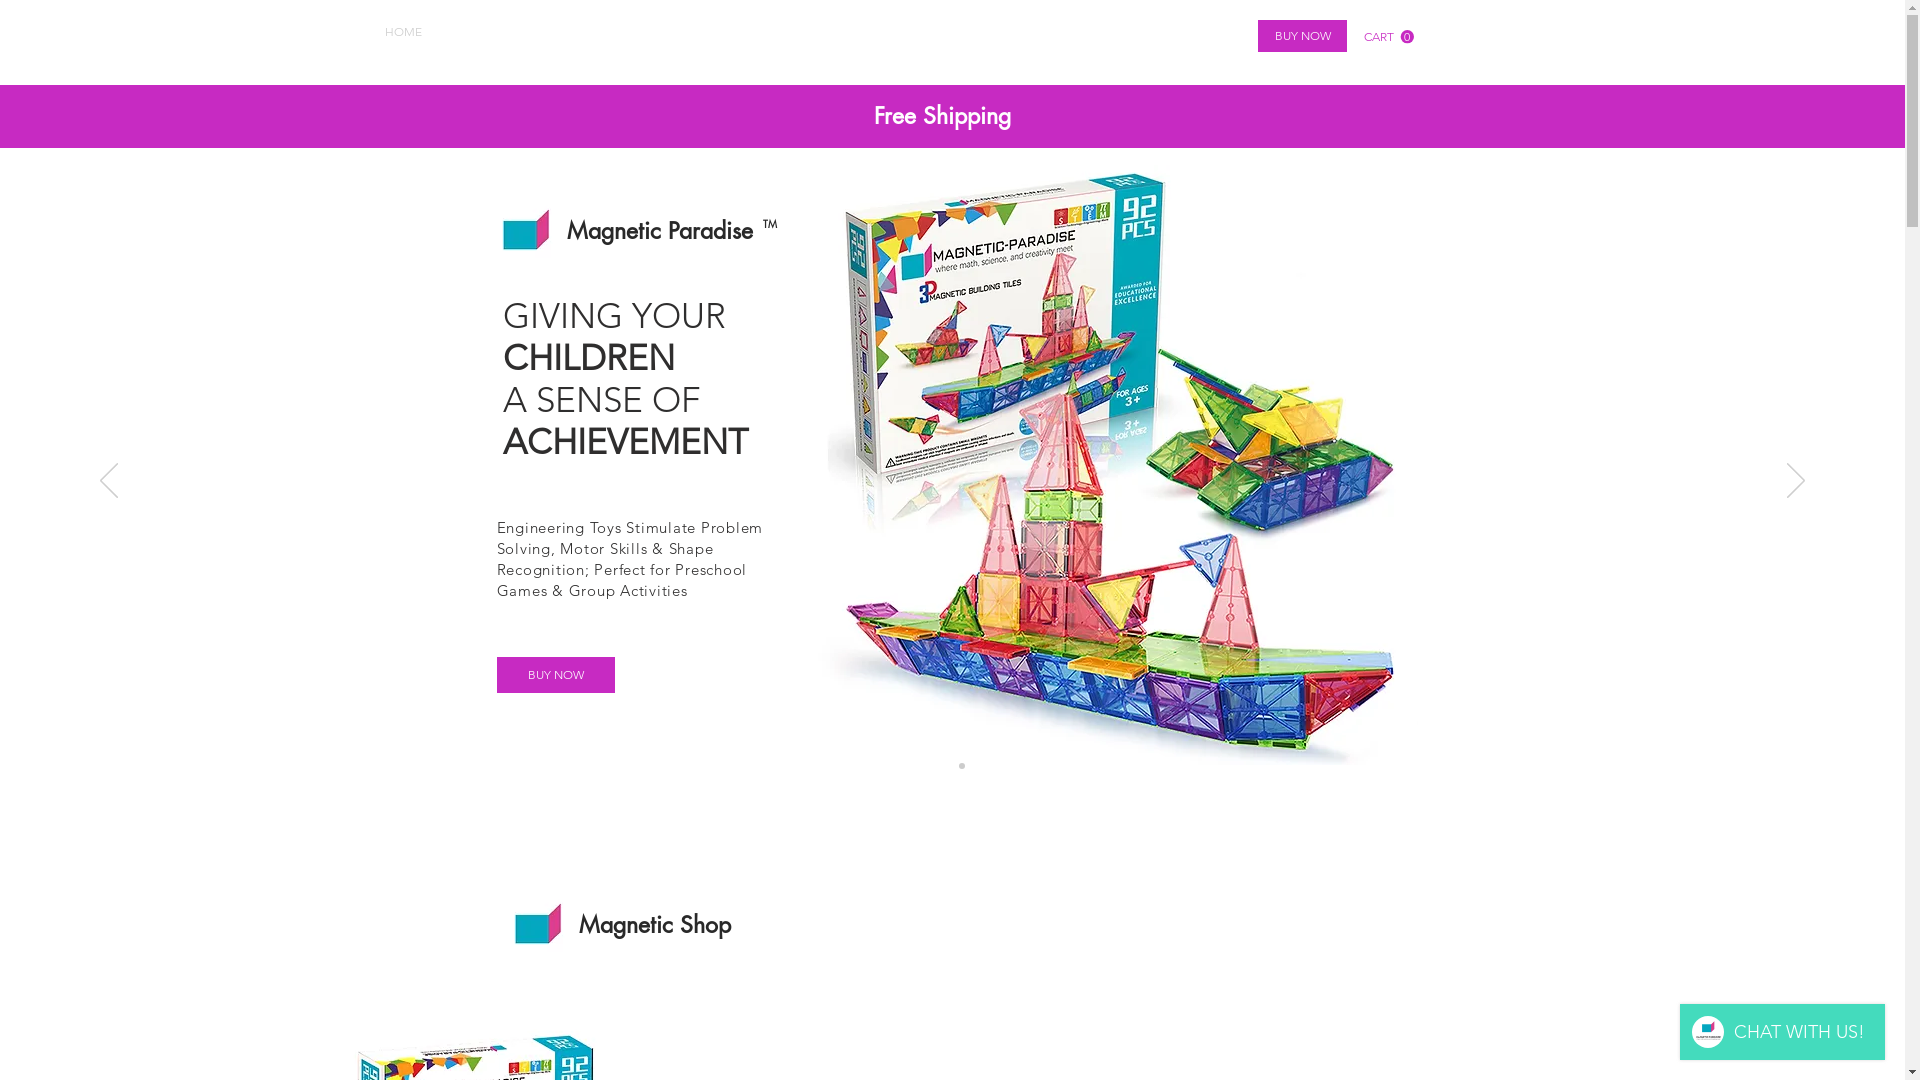 Image resolution: width=1920 pixels, height=1080 pixels. I want to click on 'BUY NOW', so click(555, 675).